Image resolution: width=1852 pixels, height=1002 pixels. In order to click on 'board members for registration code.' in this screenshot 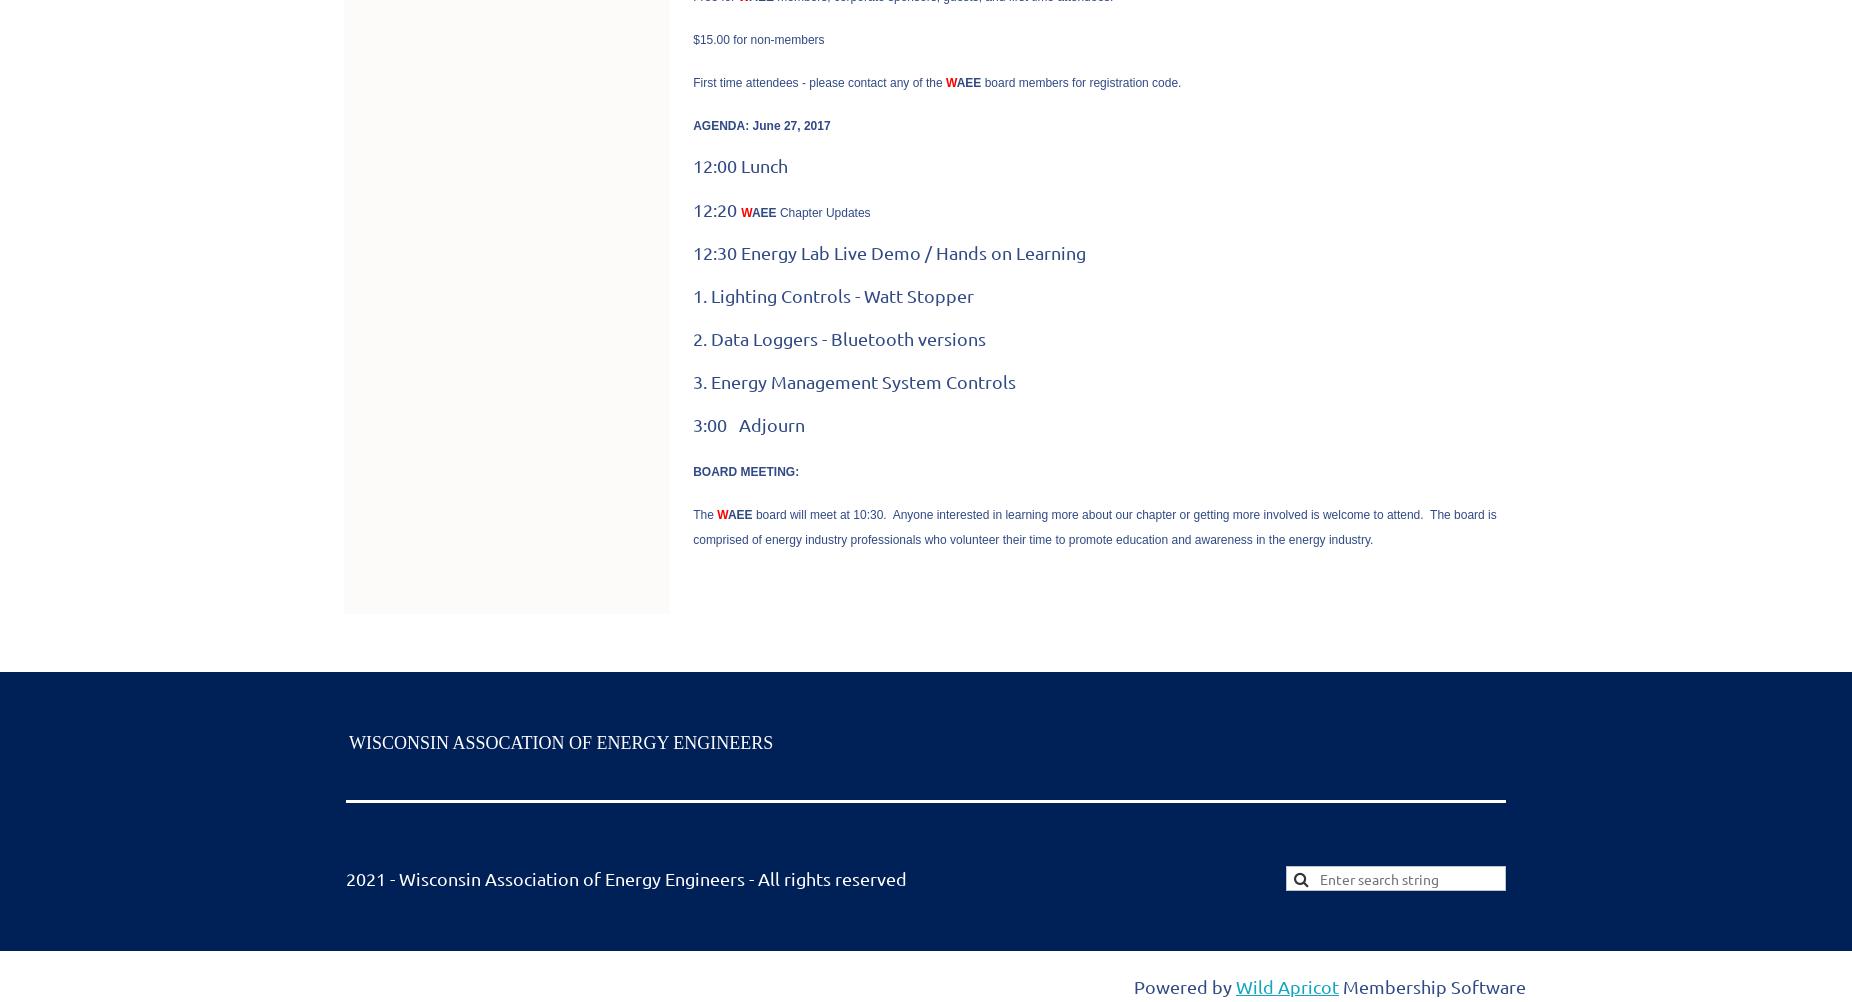, I will do `click(1080, 81)`.